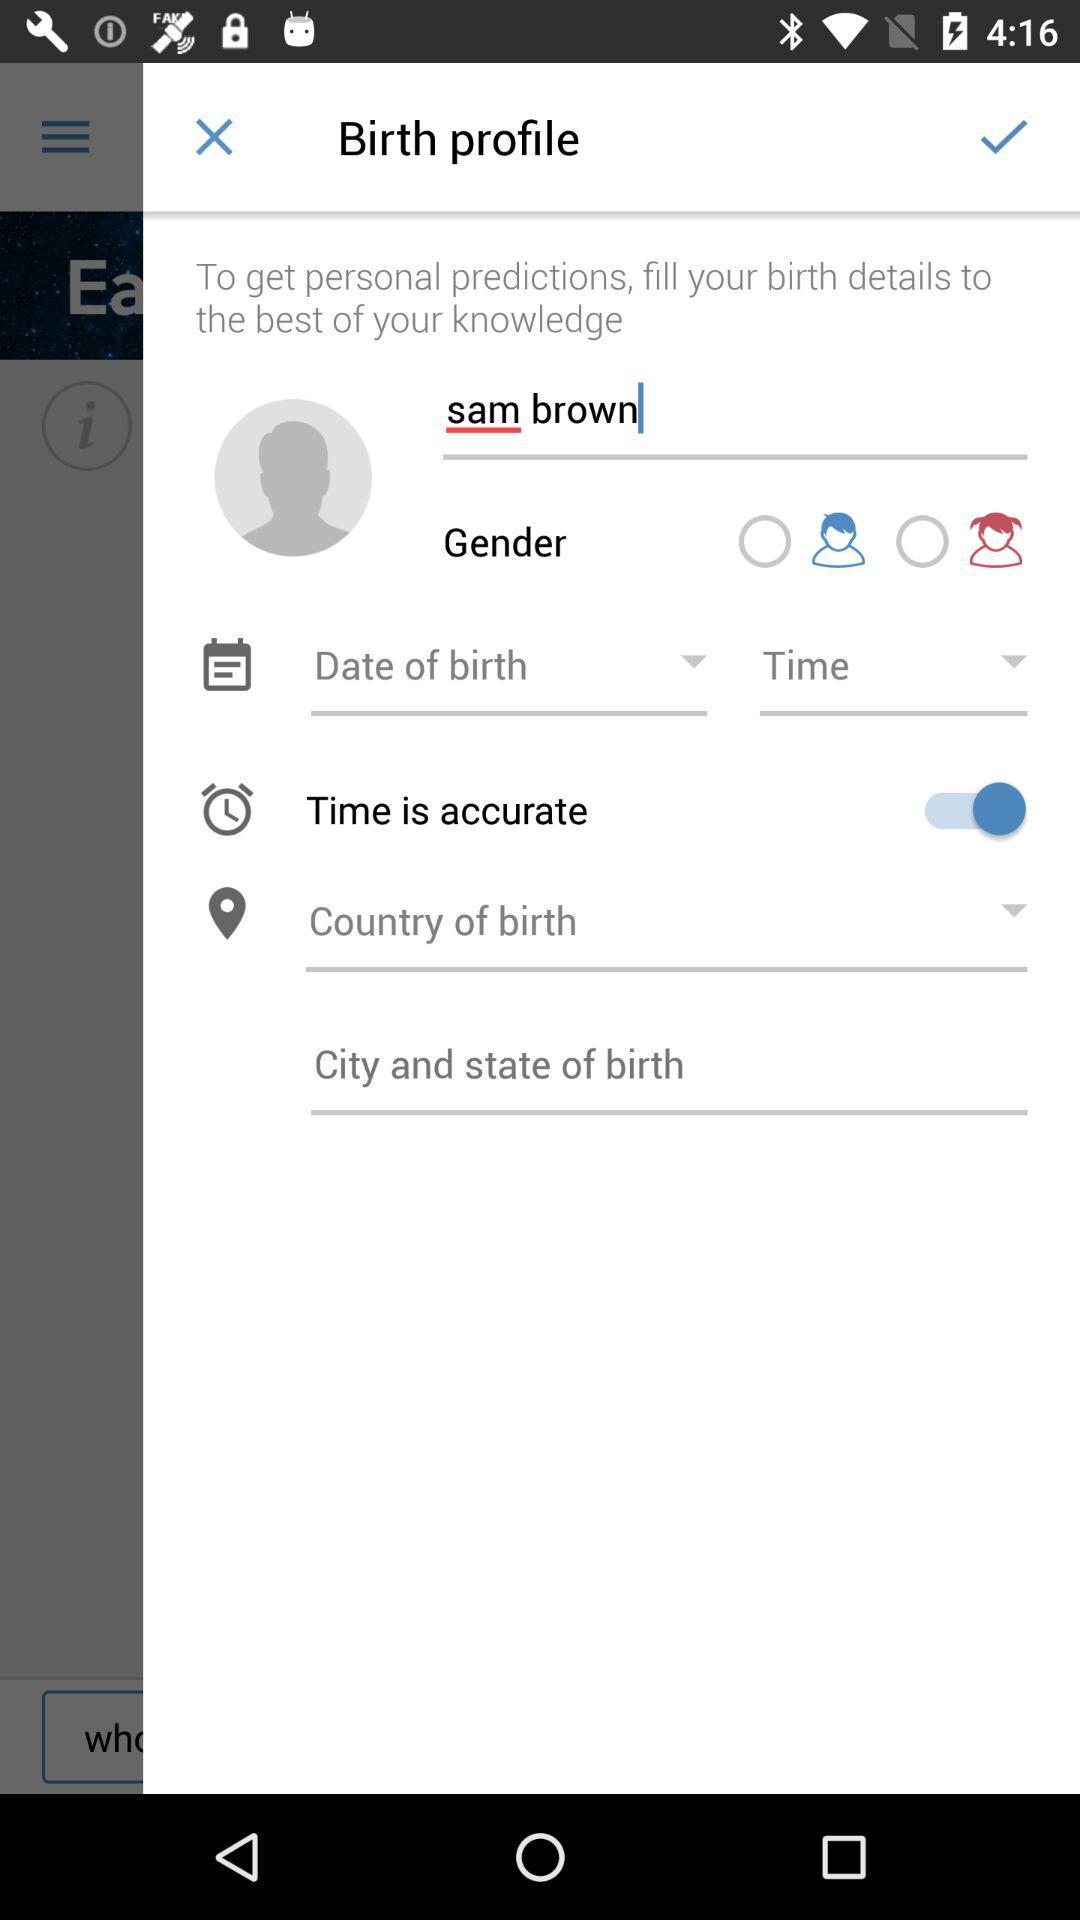 This screenshot has height=1920, width=1080. I want to click on date of birth button, so click(508, 664).